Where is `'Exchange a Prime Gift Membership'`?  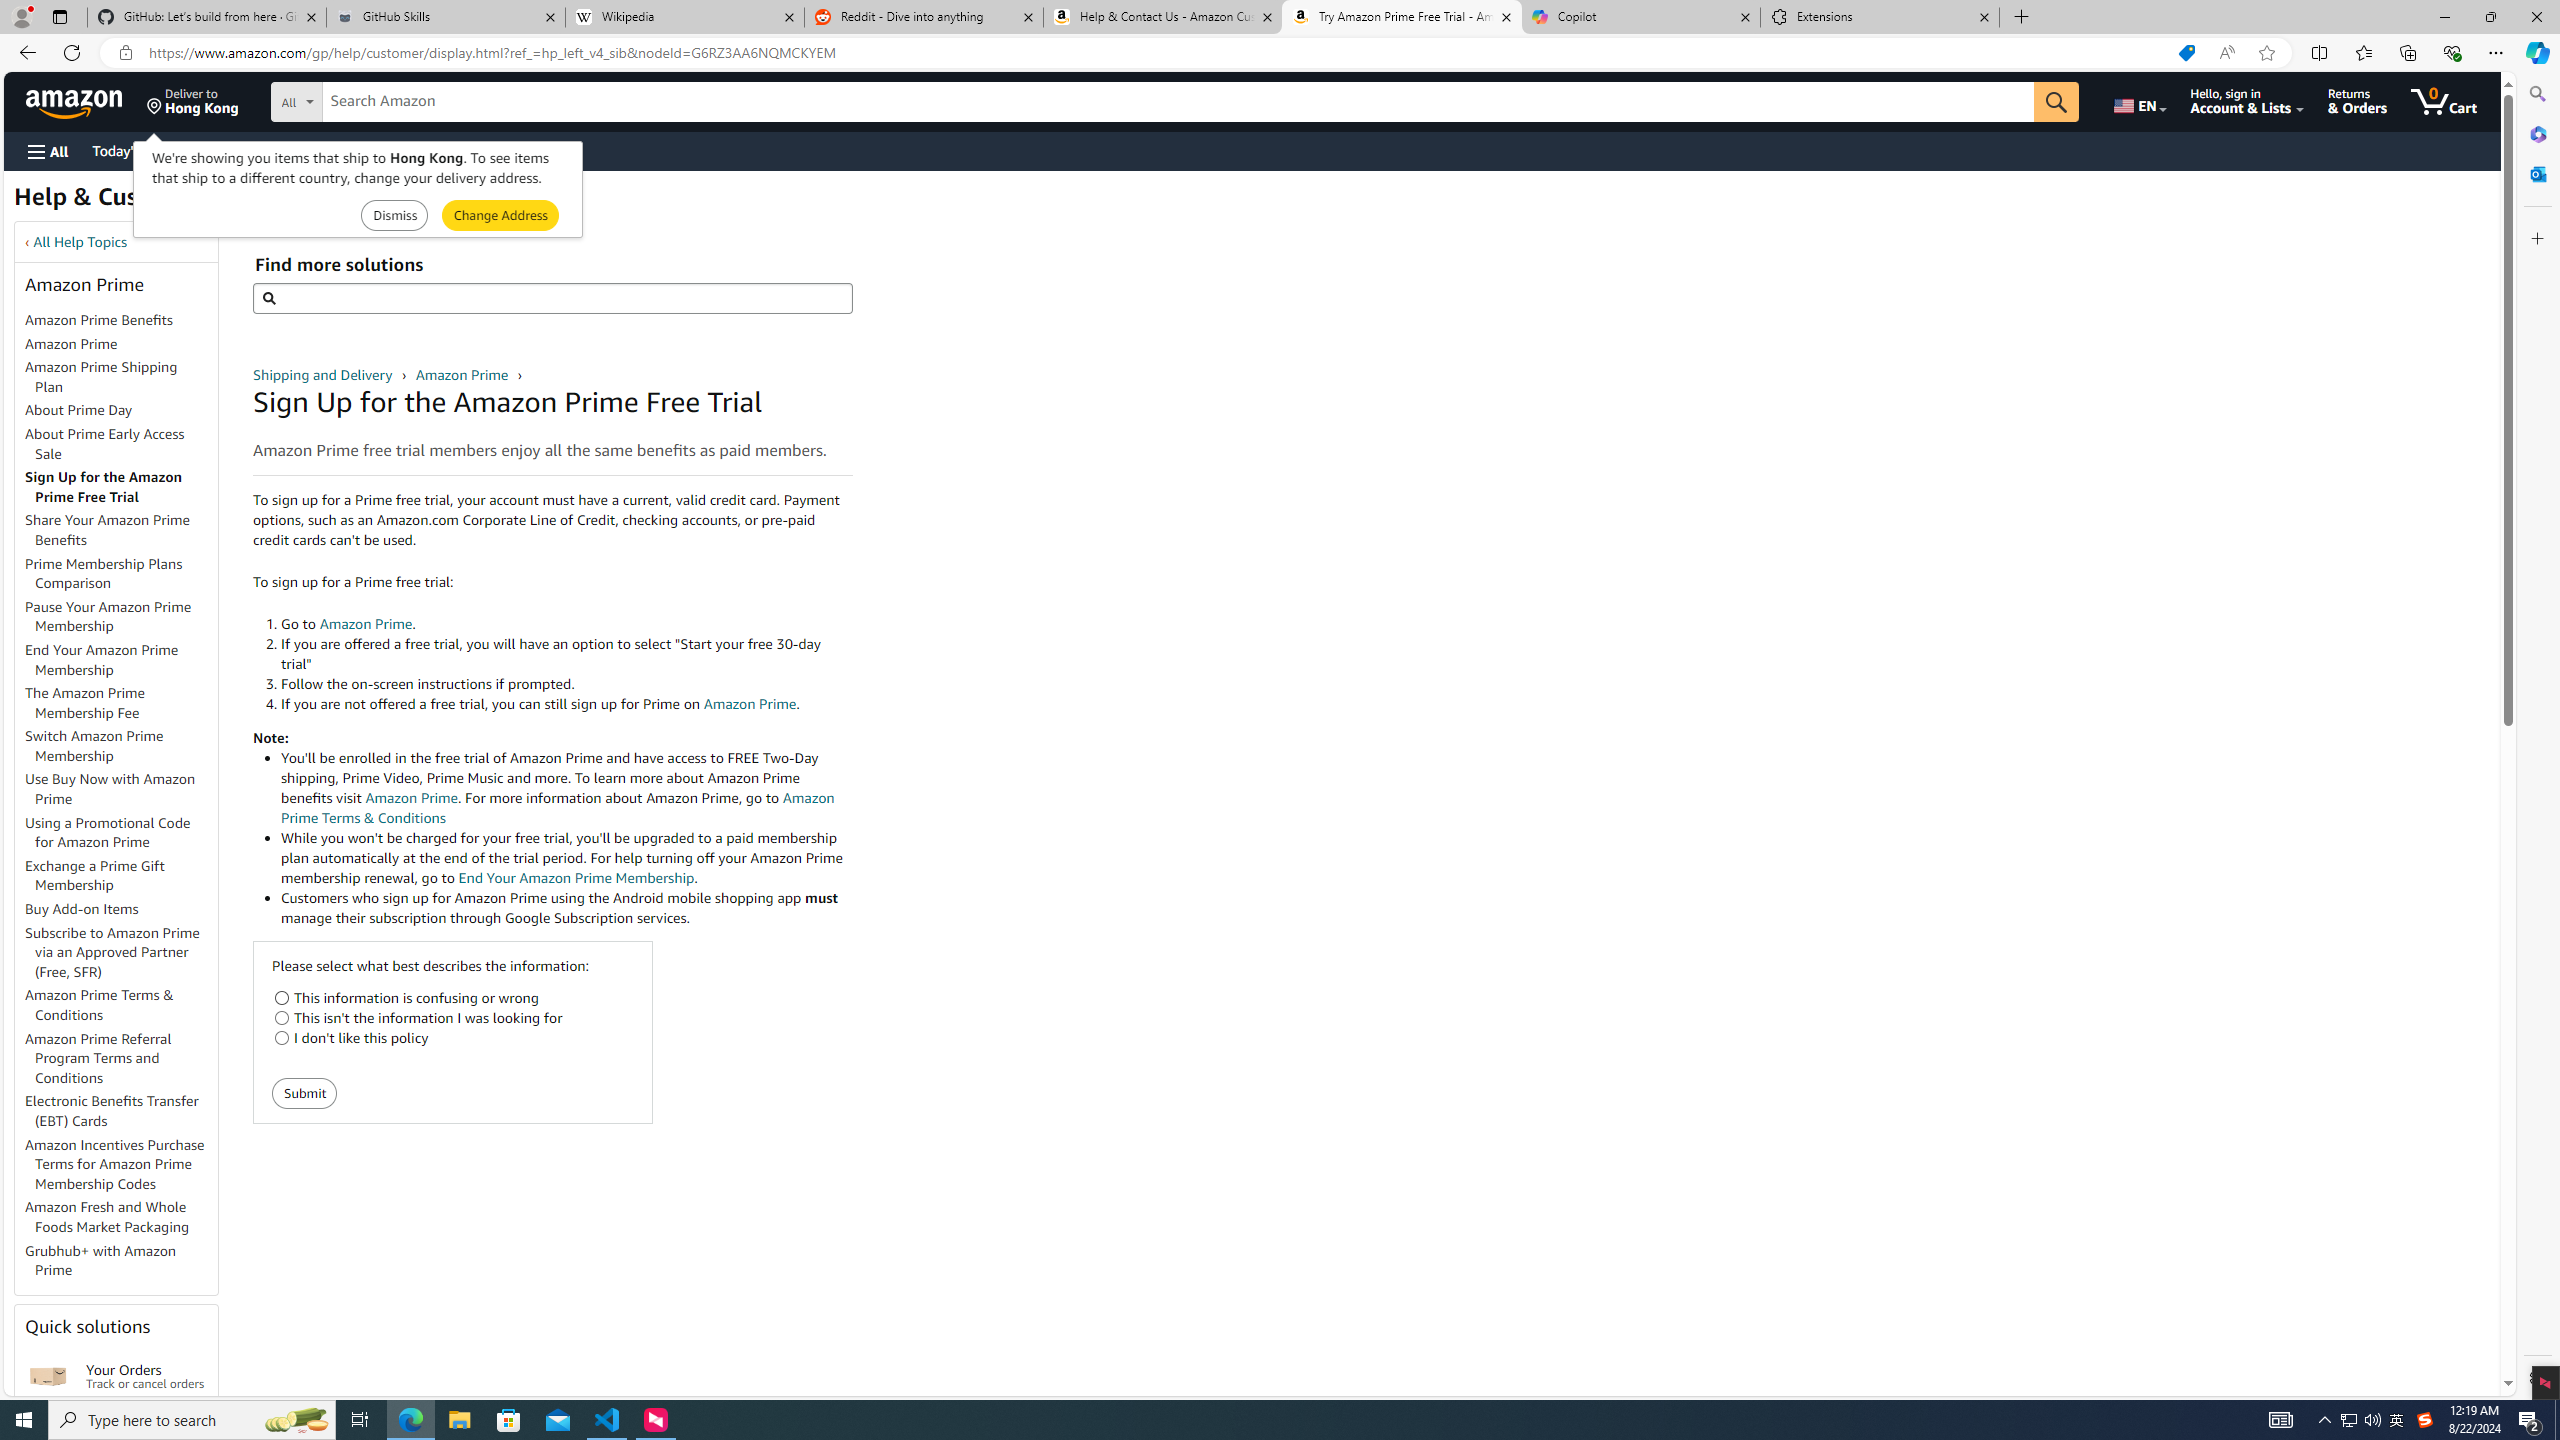 'Exchange a Prime Gift Membership' is located at coordinates (93, 874).